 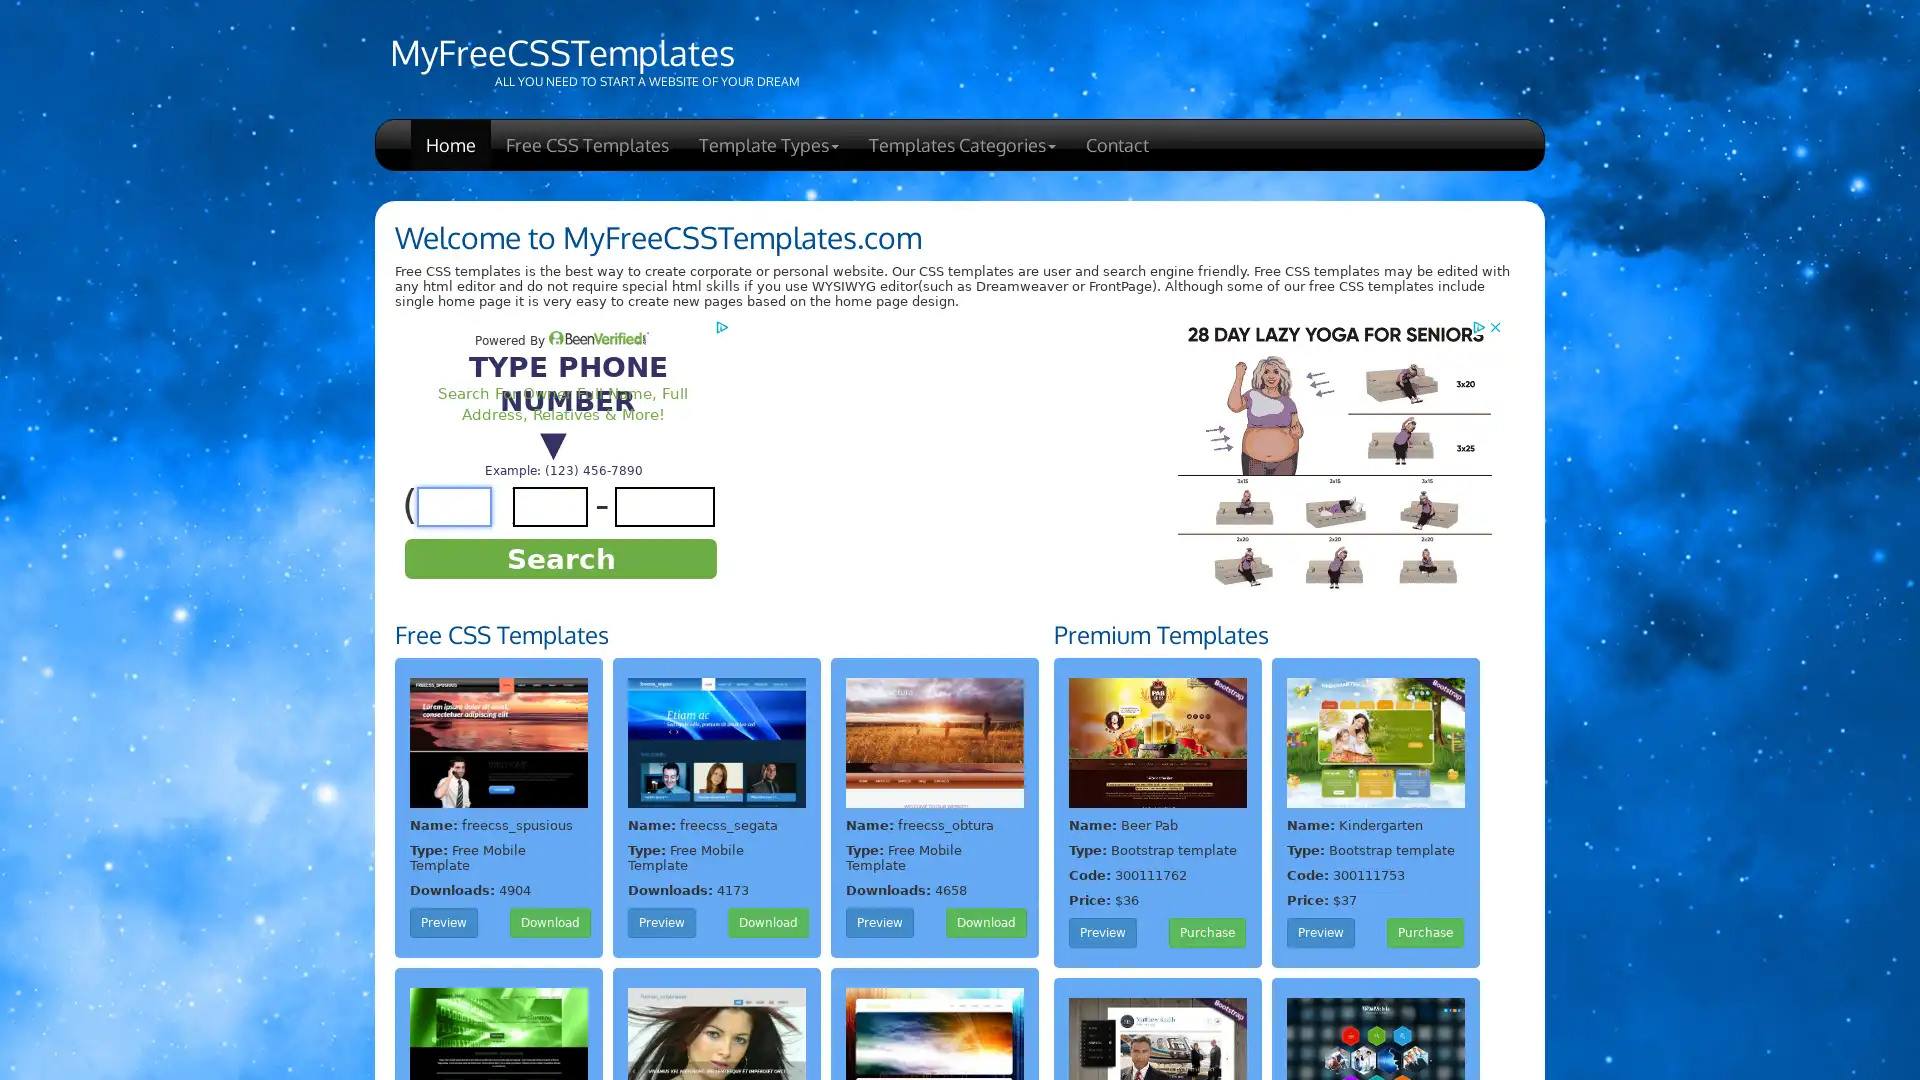 What do you see at coordinates (1206, 933) in the screenshot?
I see `Purchase` at bounding box center [1206, 933].